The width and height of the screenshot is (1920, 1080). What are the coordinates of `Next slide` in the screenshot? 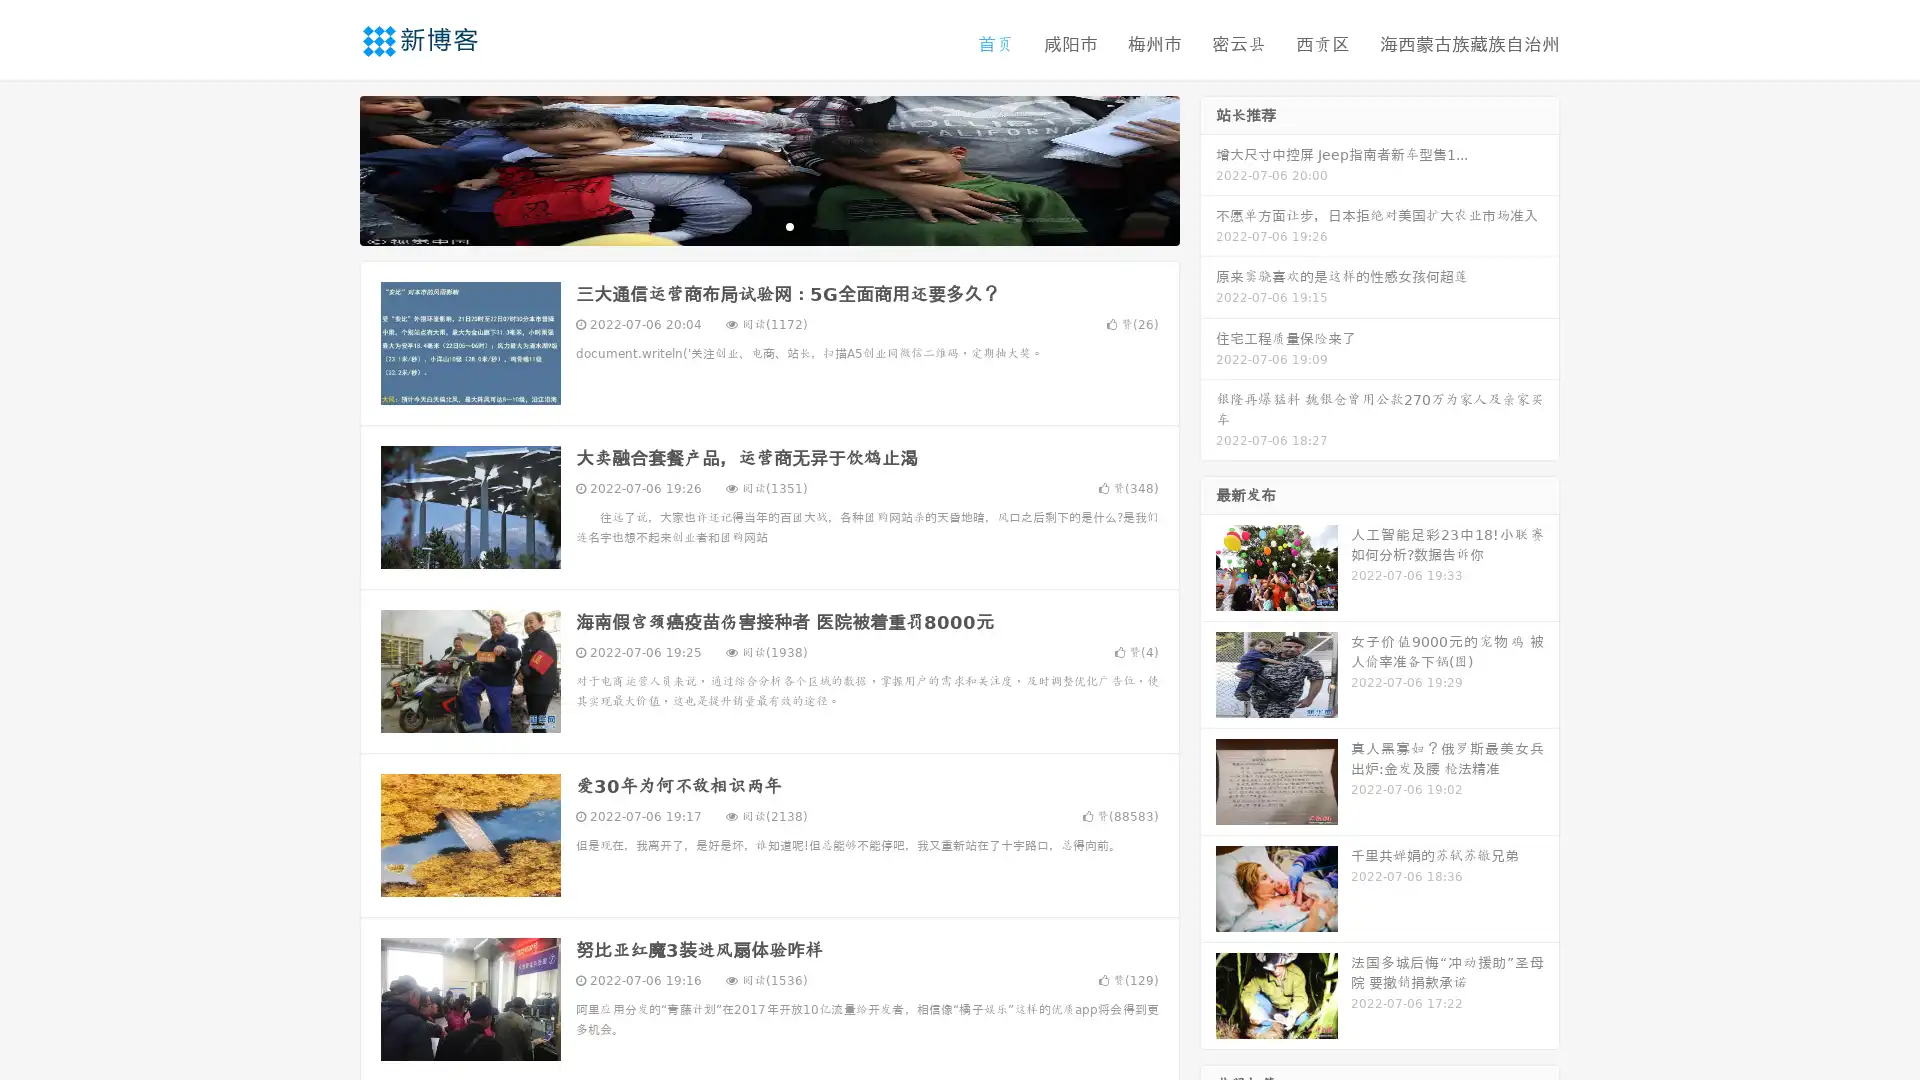 It's located at (1208, 168).